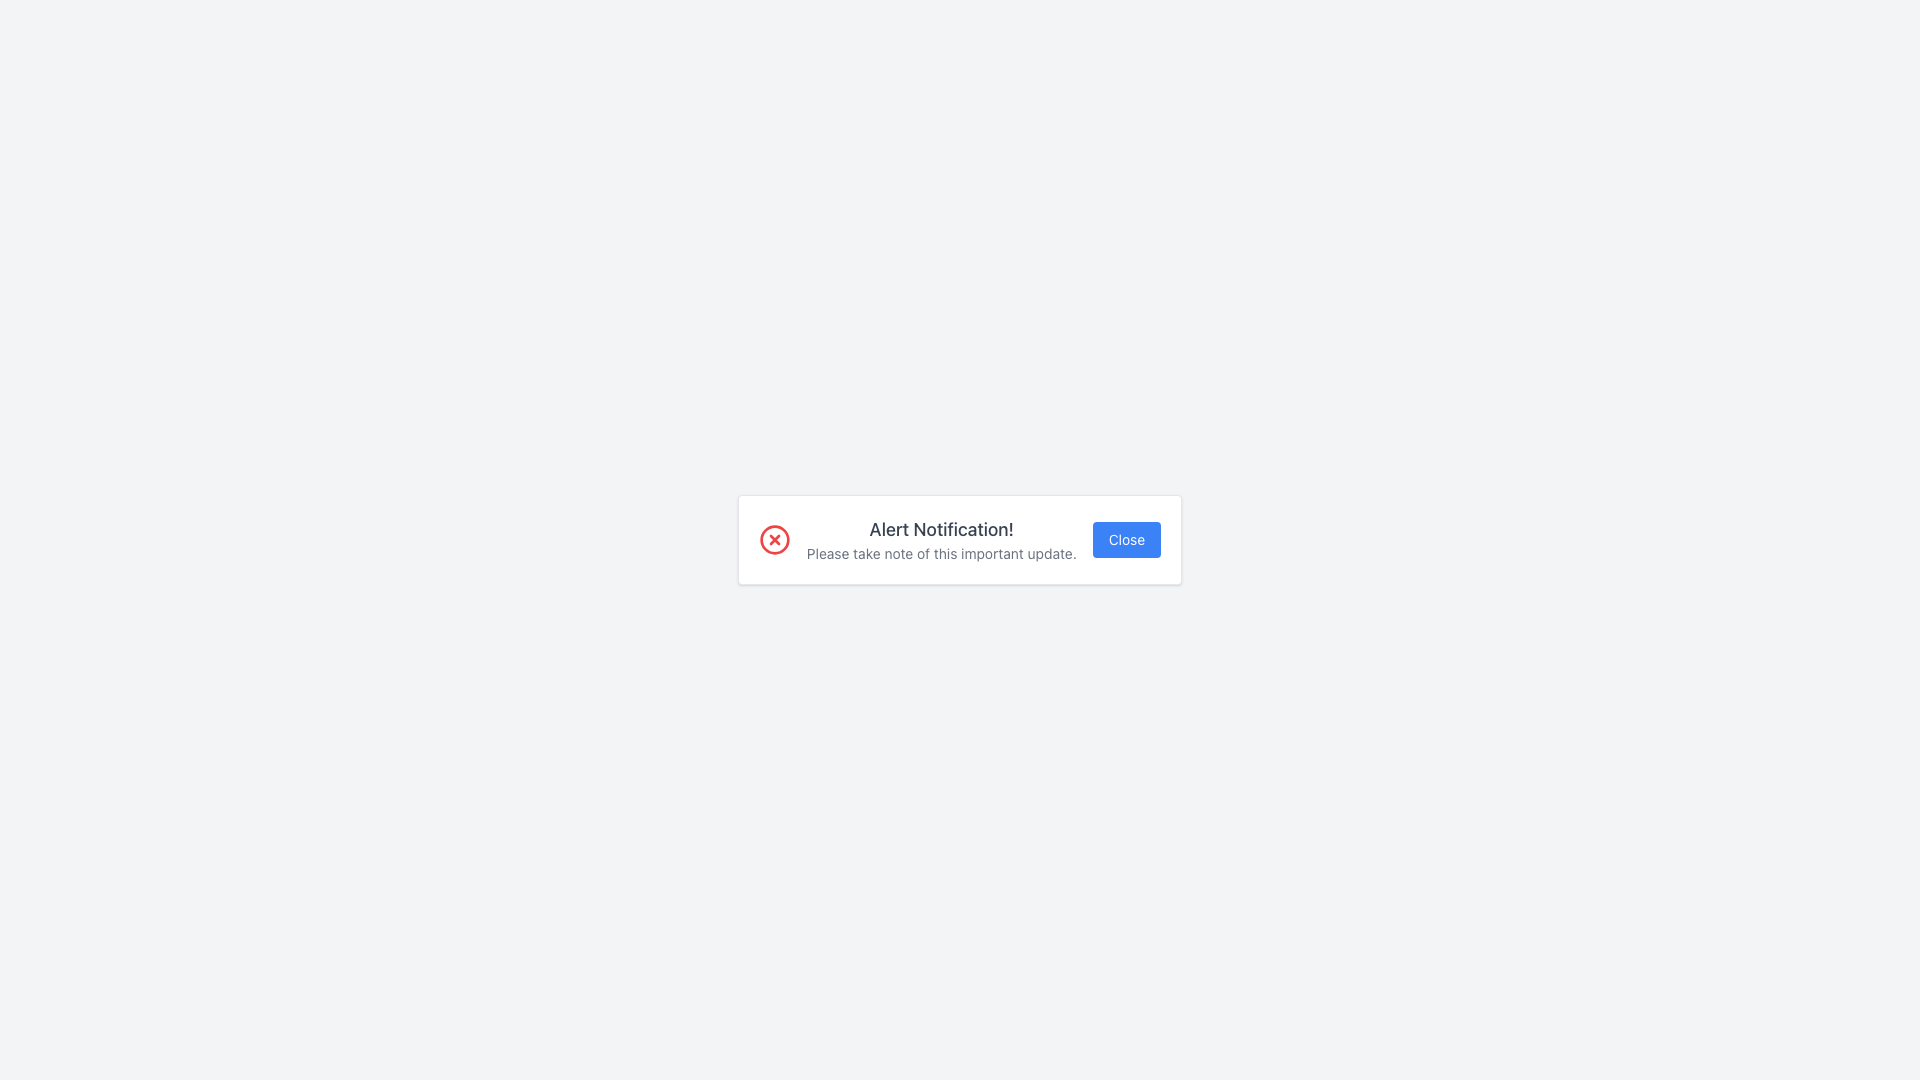 The height and width of the screenshot is (1080, 1920). Describe the element at coordinates (940, 554) in the screenshot. I see `text line that says 'Please take note of this important update.' which is located below the header 'Alert Notification!' in the notification panel` at that location.